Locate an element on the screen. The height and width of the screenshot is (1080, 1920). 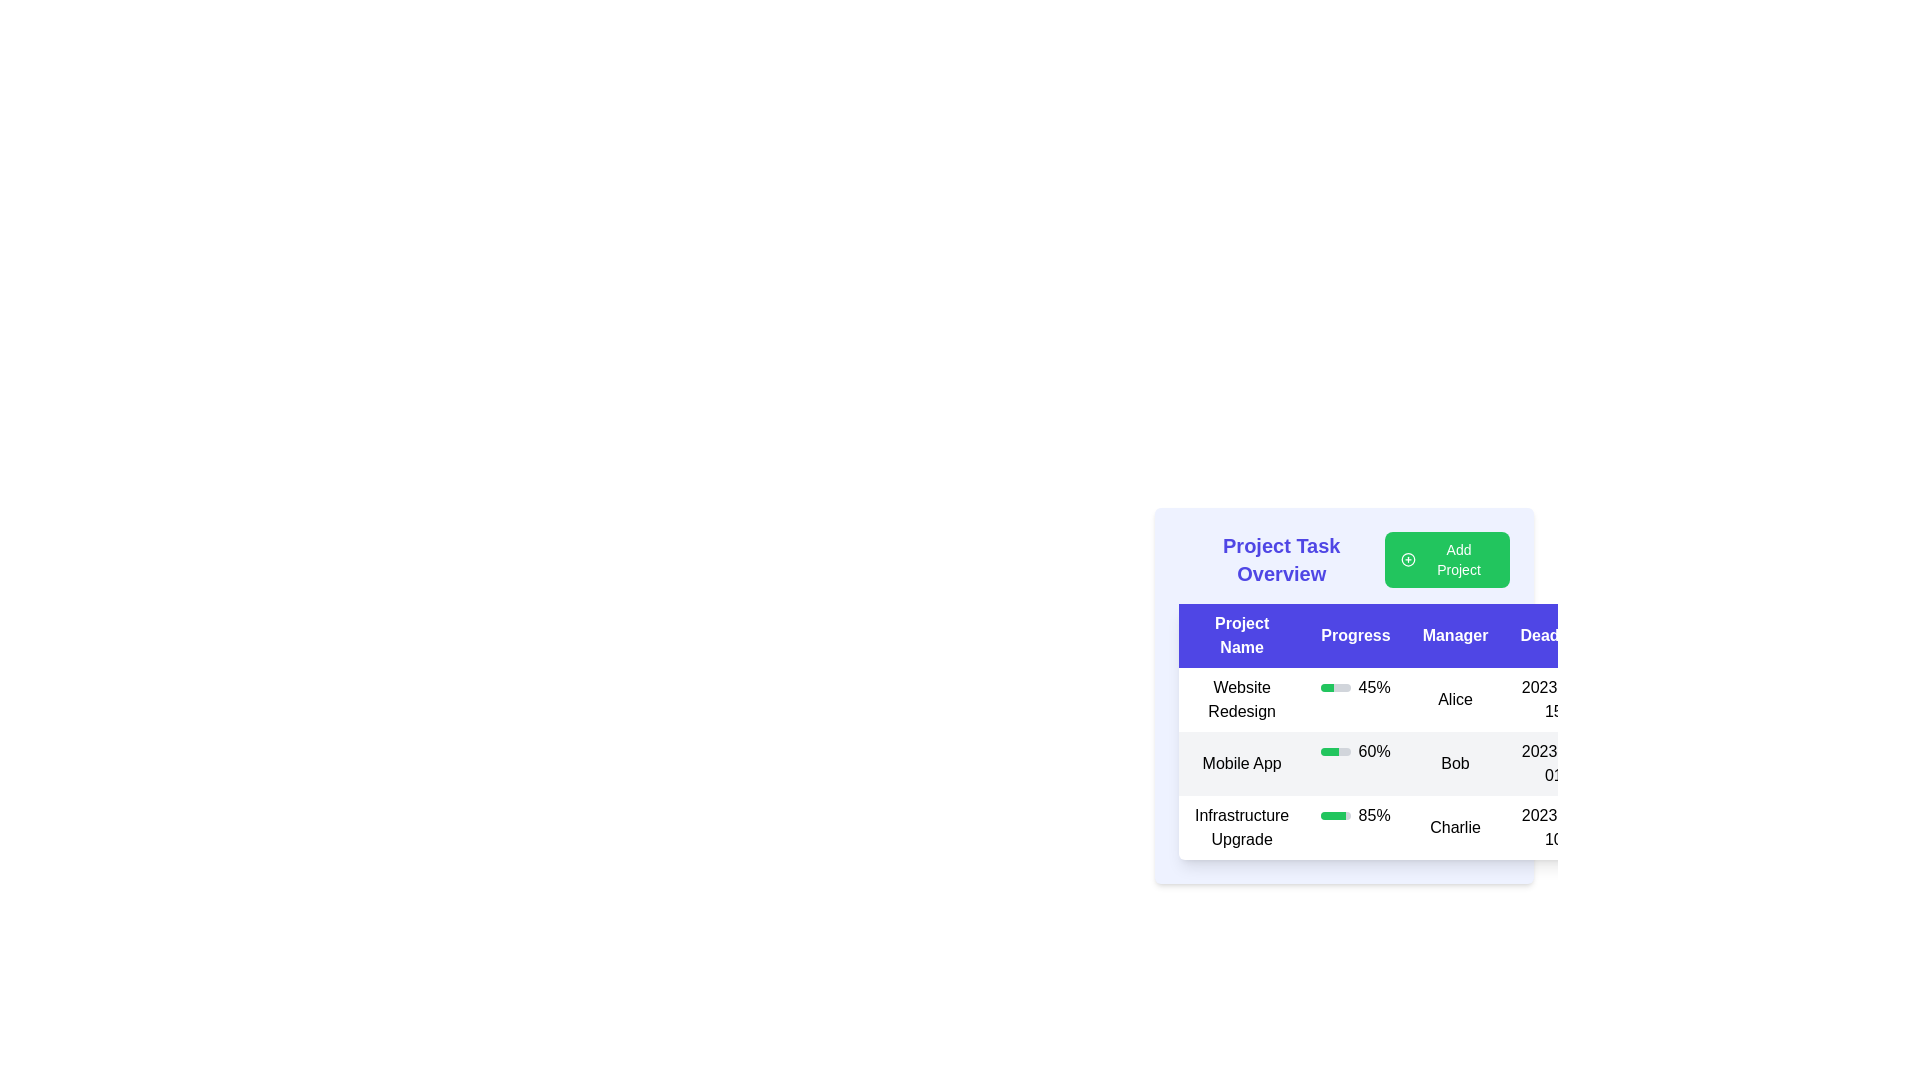
the progress bar representing '85%' in the 'Infrastructure Upgrade' row under the 'Progress' column is located at coordinates (1335, 816).